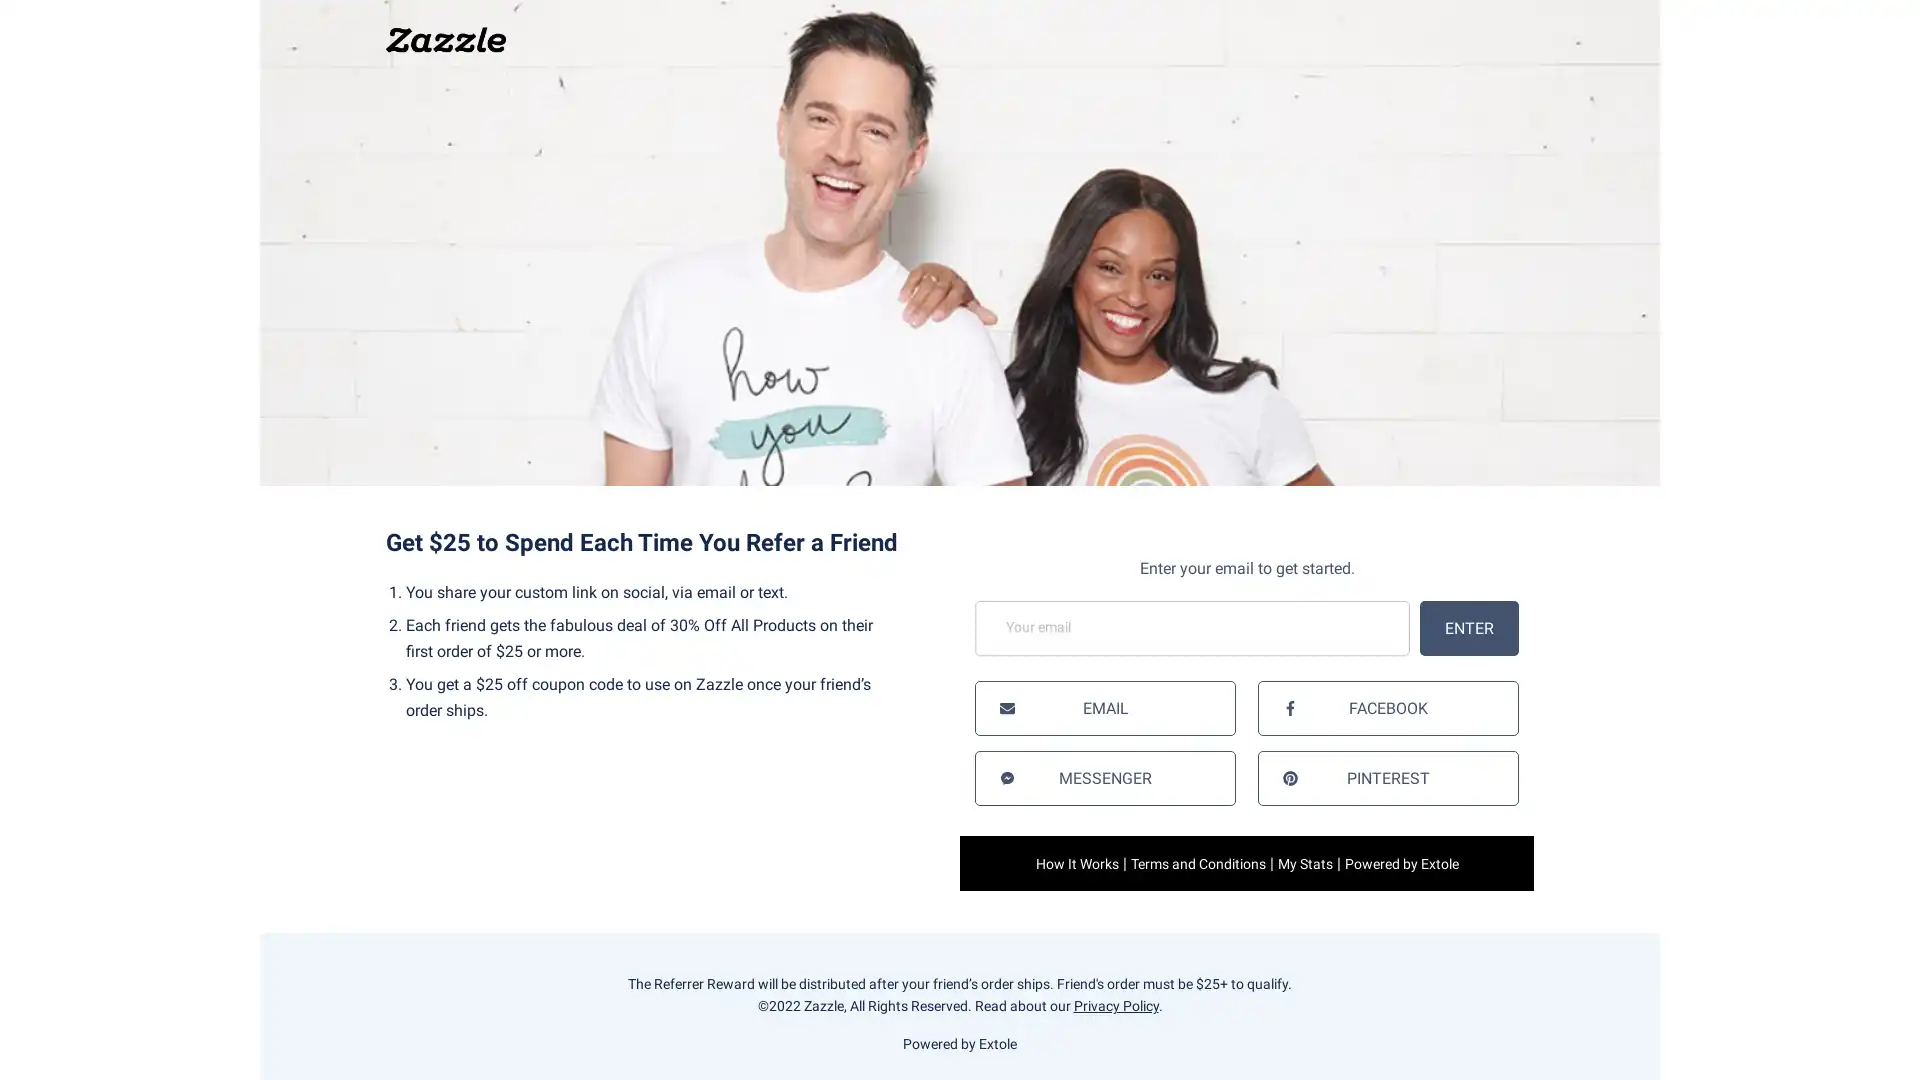 Image resolution: width=1920 pixels, height=1080 pixels. I want to click on facebook, so click(1386, 706).